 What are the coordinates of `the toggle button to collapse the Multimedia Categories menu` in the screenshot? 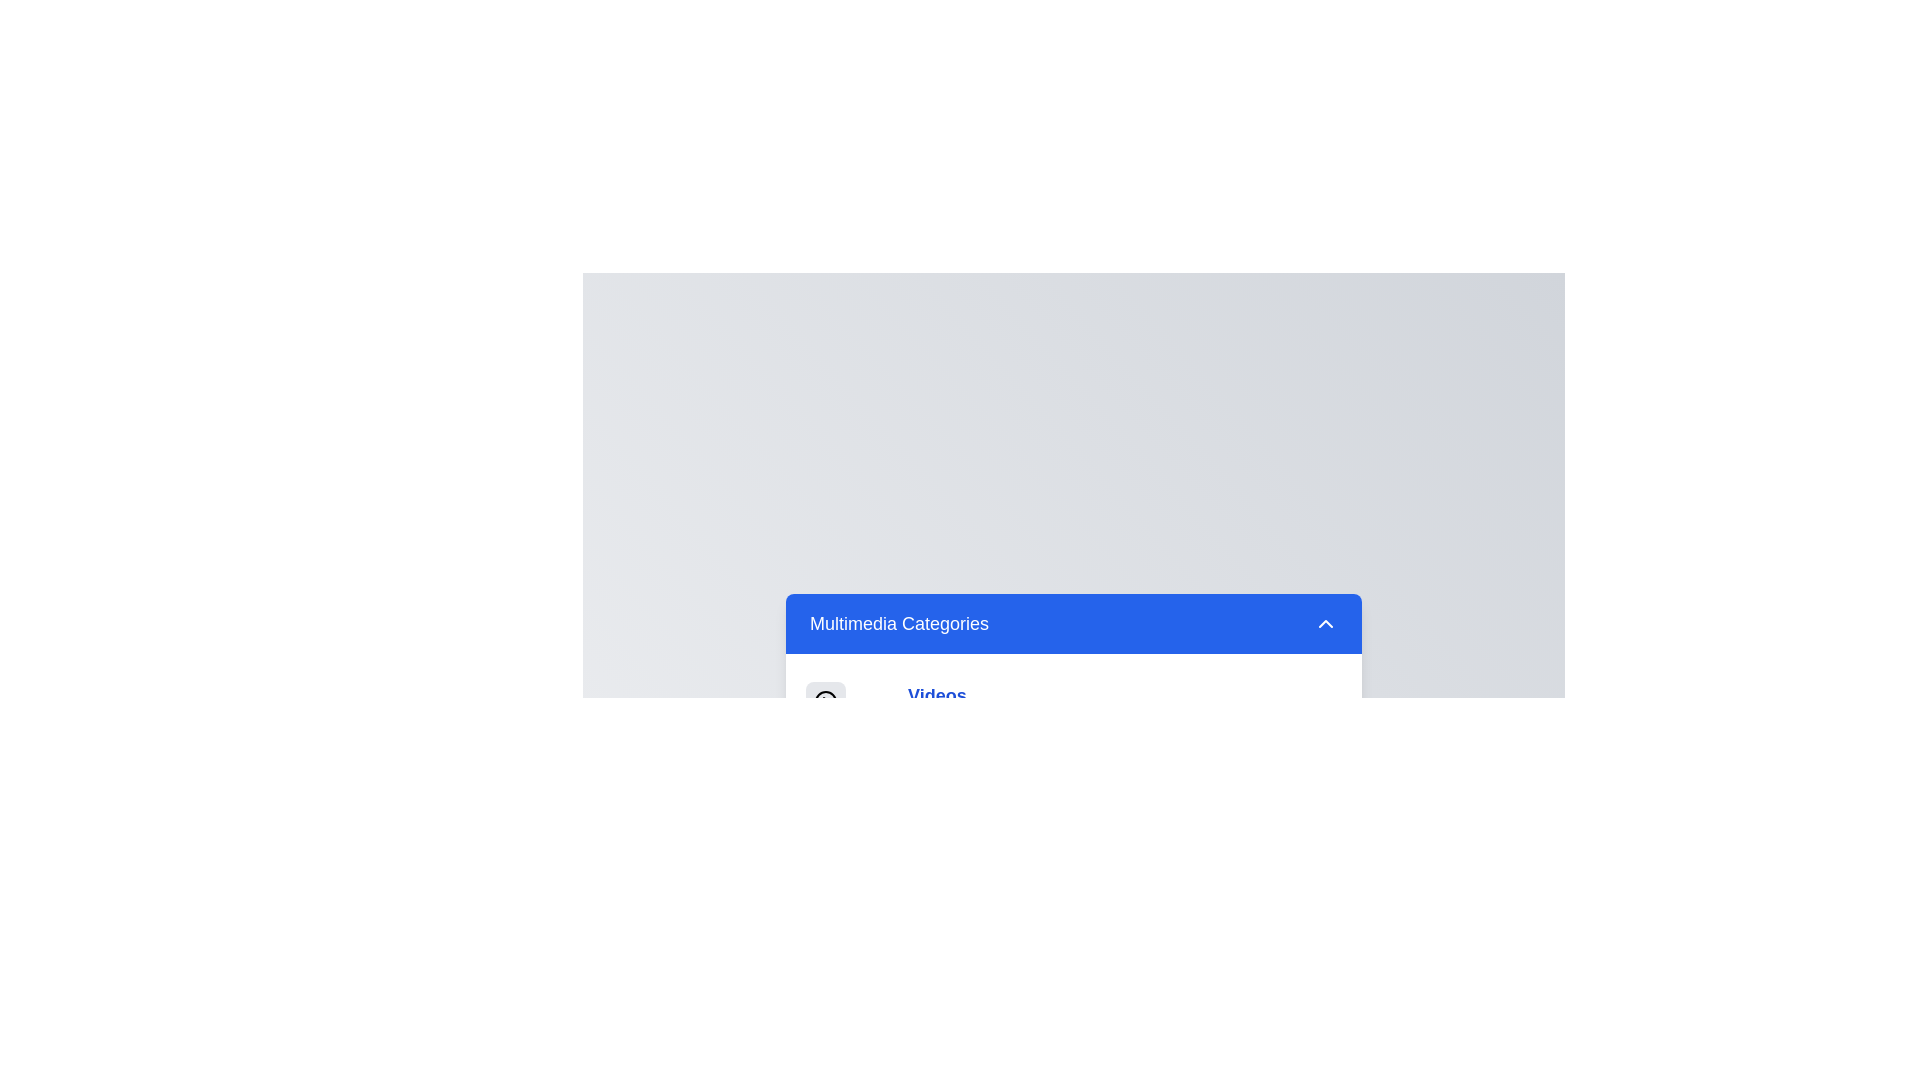 It's located at (1073, 622).